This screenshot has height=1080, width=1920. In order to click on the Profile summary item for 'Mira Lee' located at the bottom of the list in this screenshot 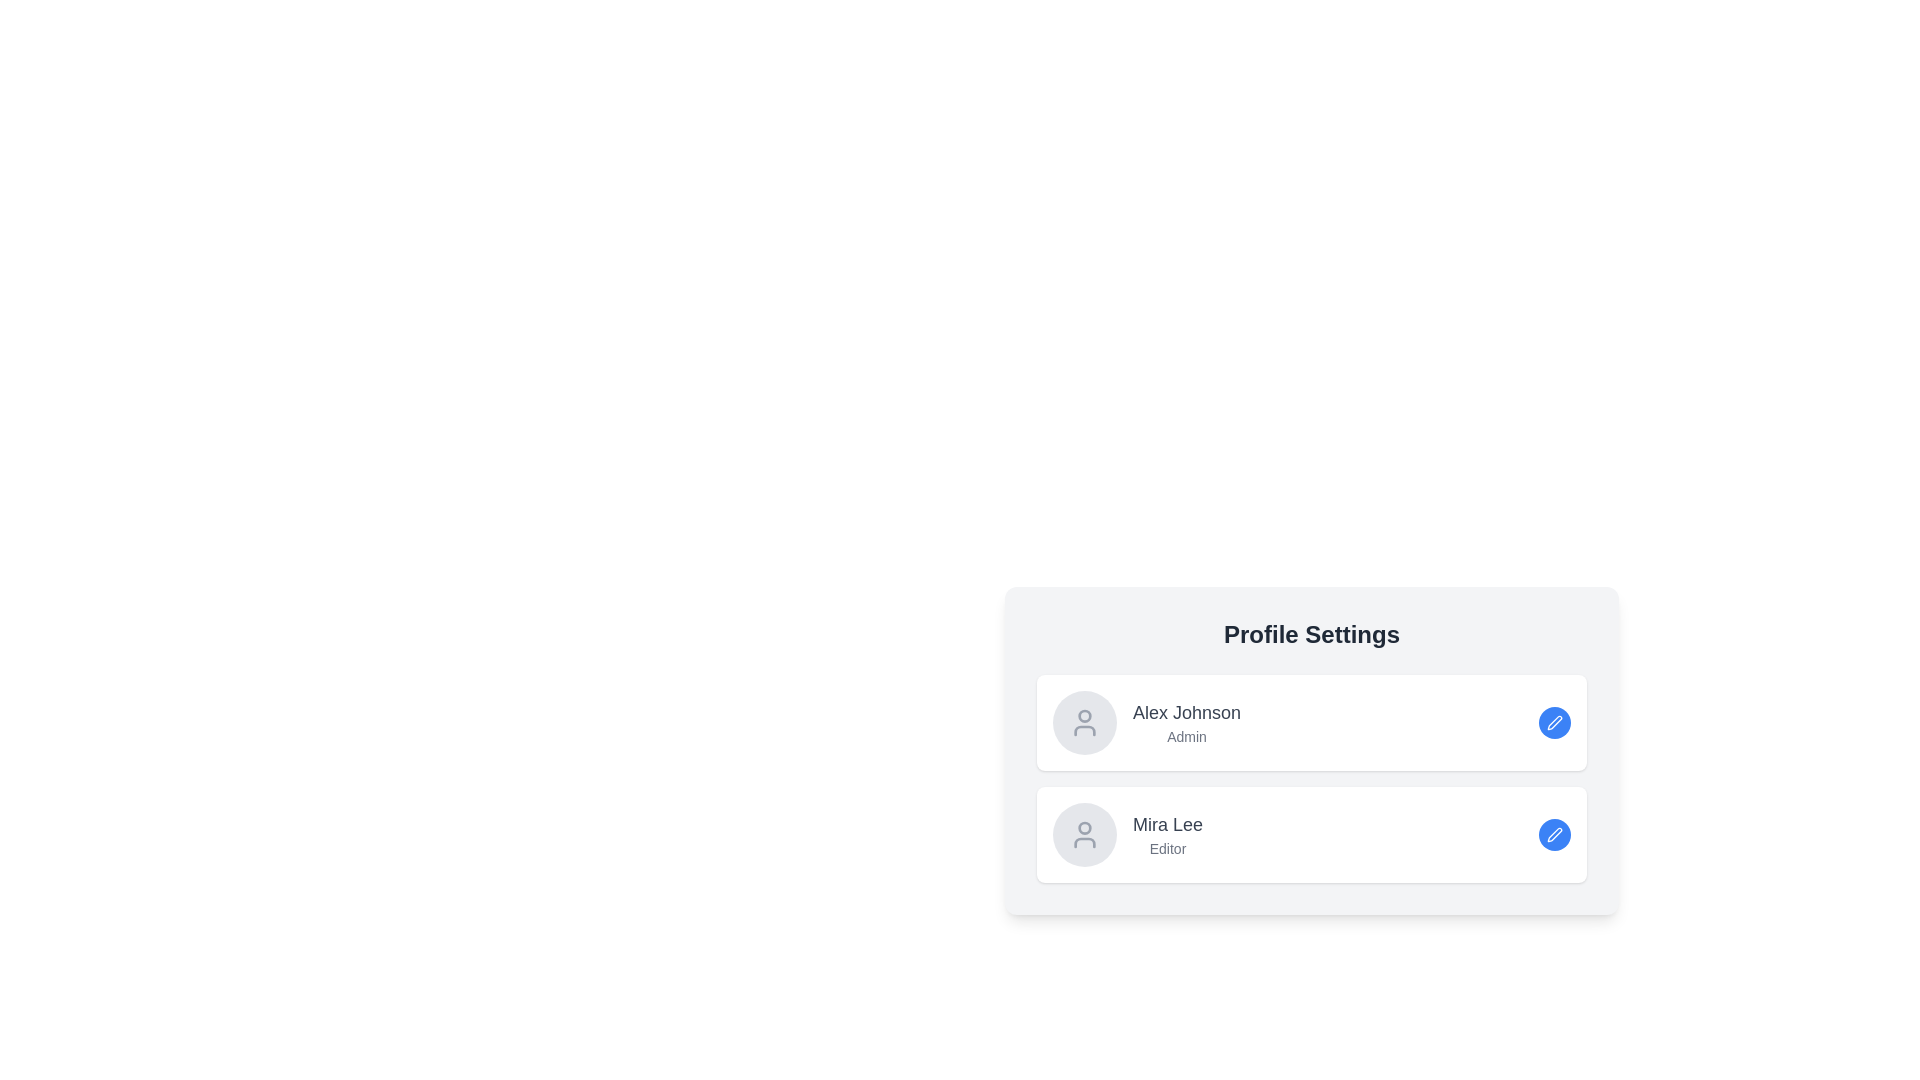, I will do `click(1128, 834)`.